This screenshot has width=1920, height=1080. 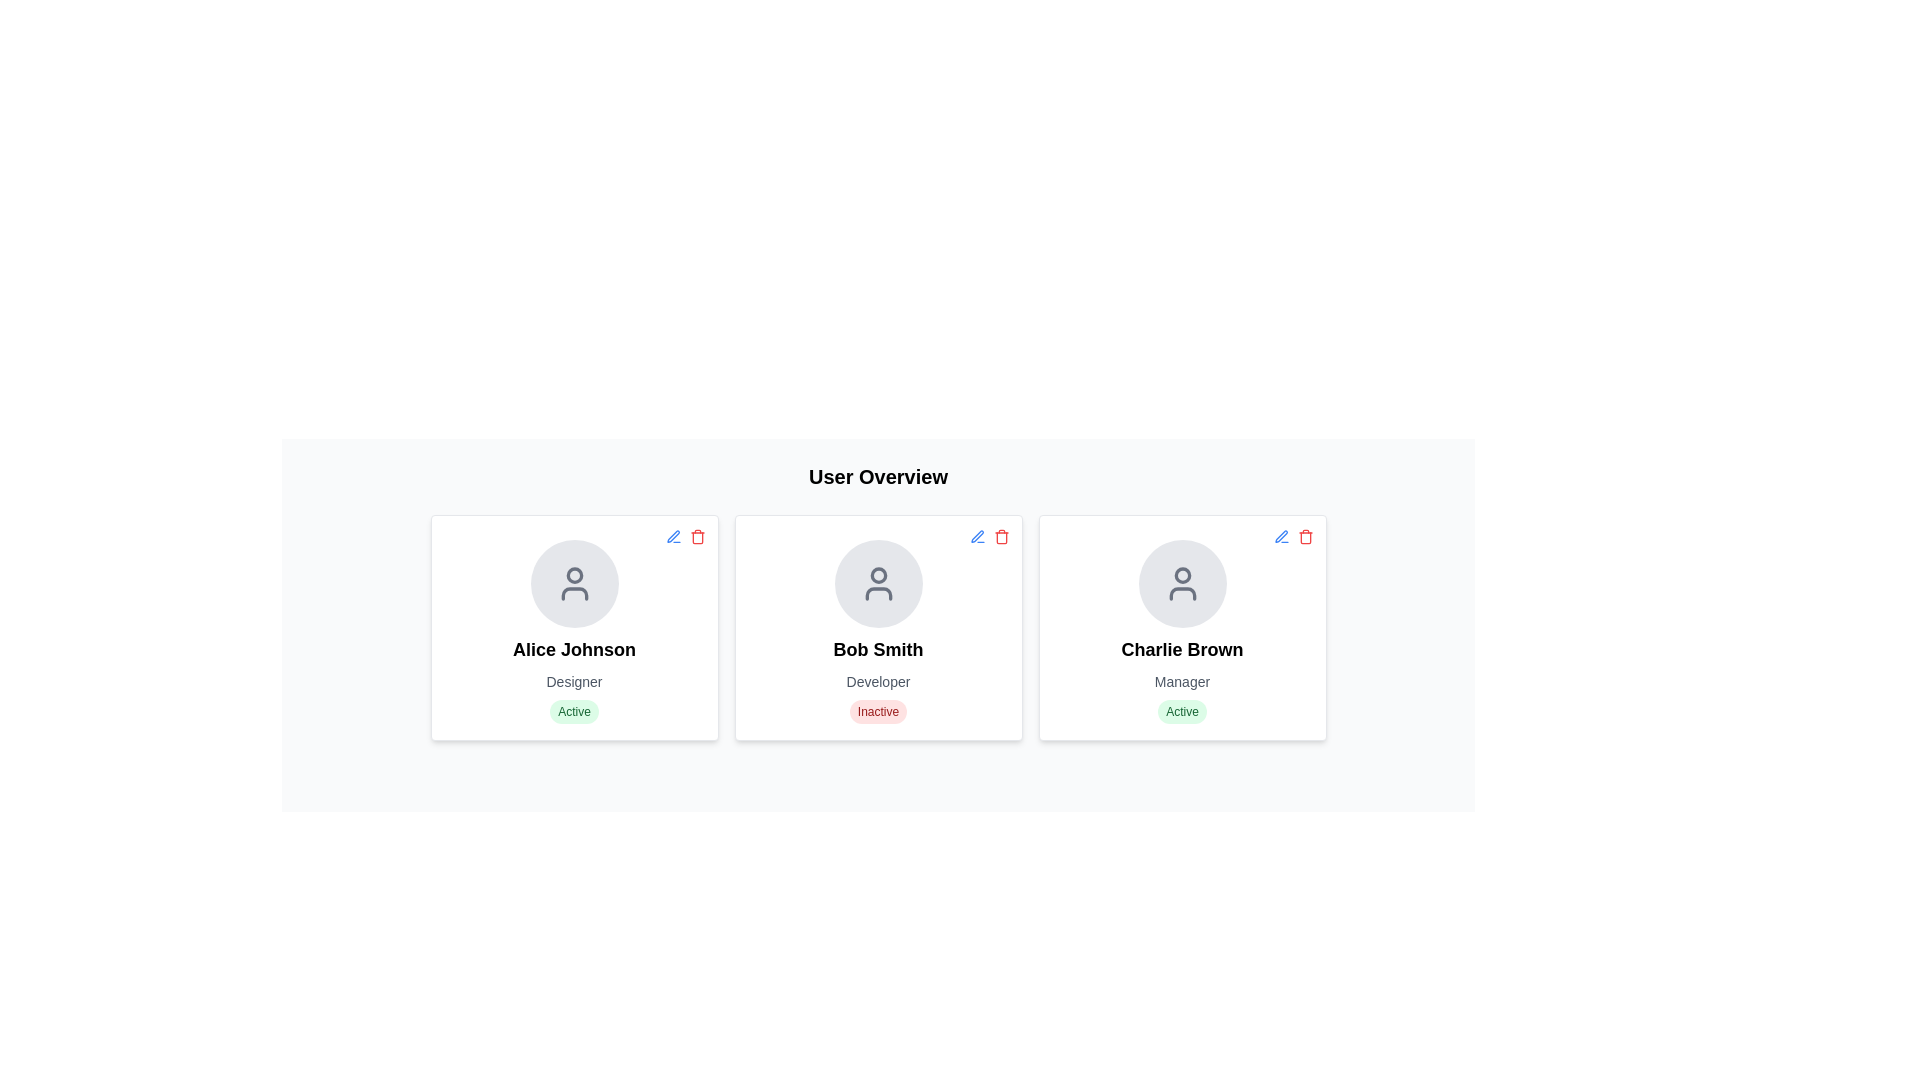 What do you see at coordinates (685, 540) in the screenshot?
I see `the edit icon in the top-right corner of the card belonging to user Alice Johnson to initiate editing` at bounding box center [685, 540].